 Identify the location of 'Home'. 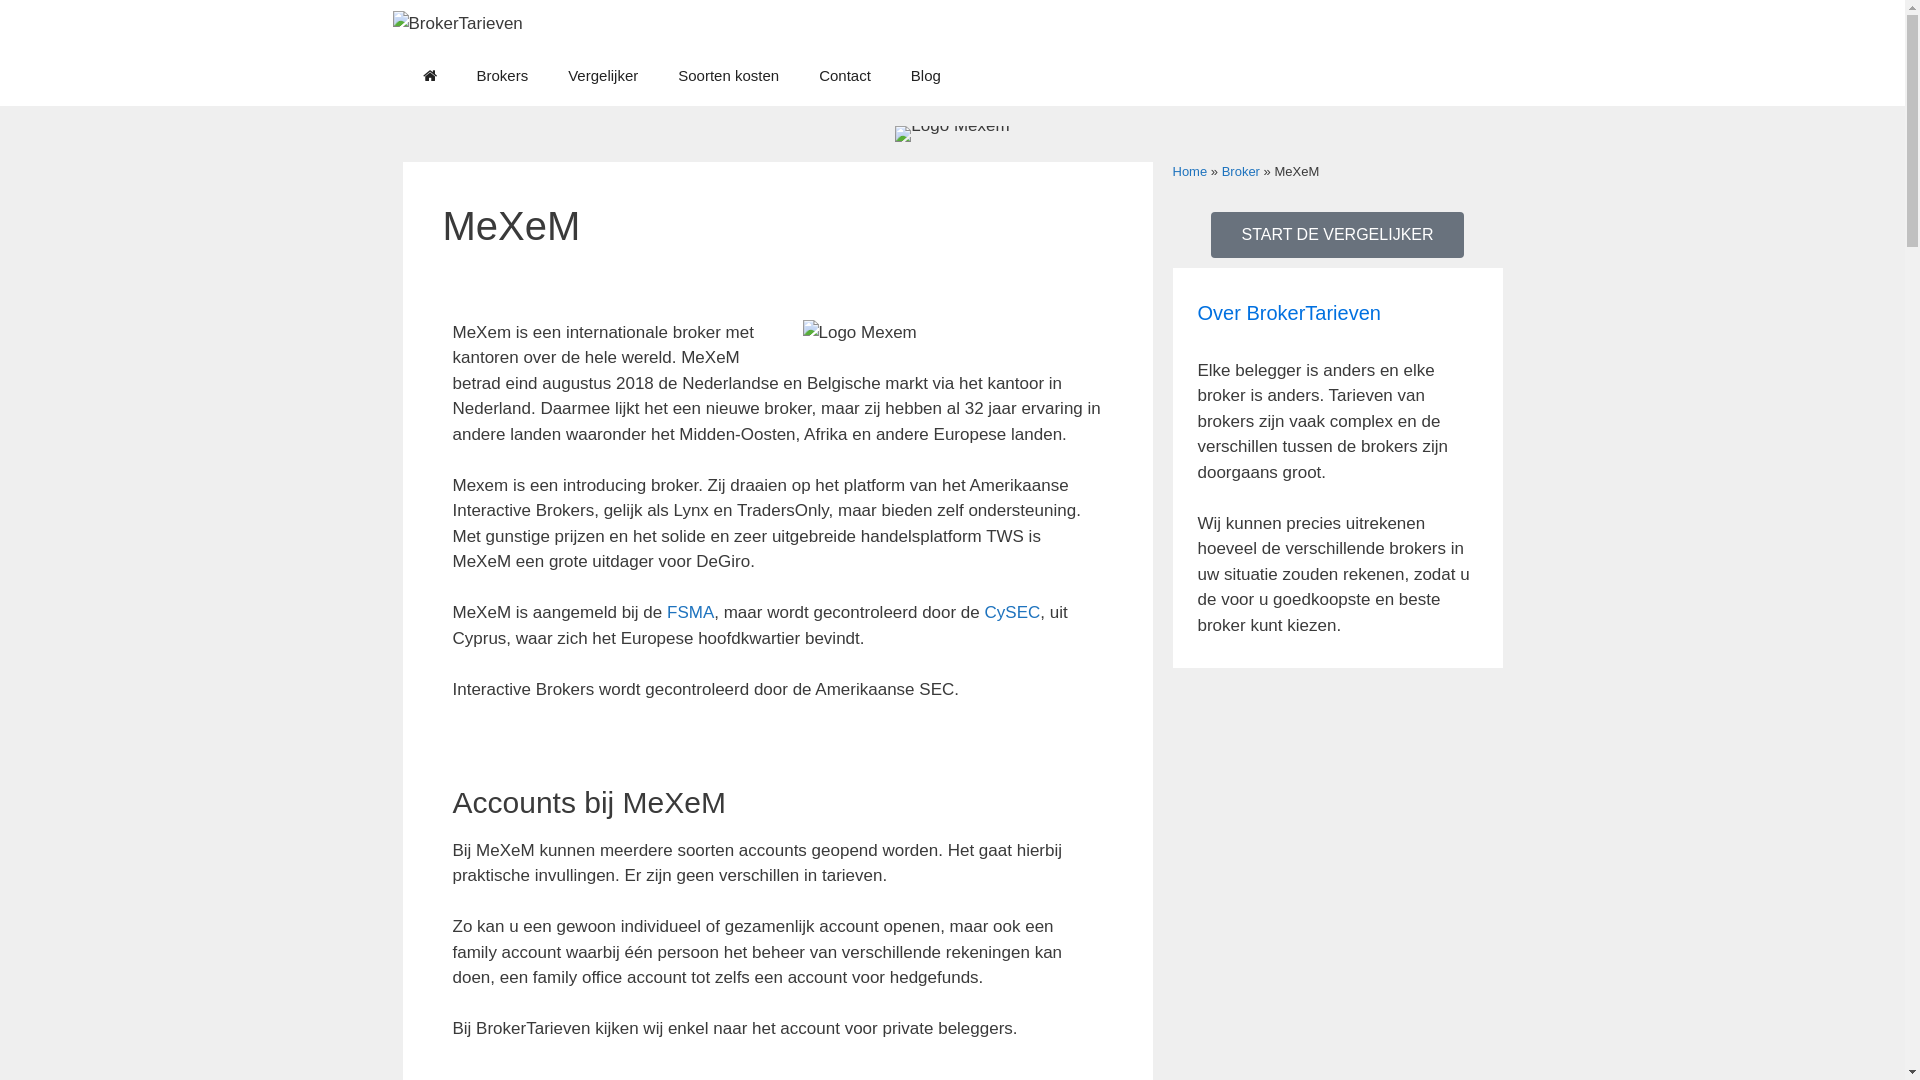
(1189, 170).